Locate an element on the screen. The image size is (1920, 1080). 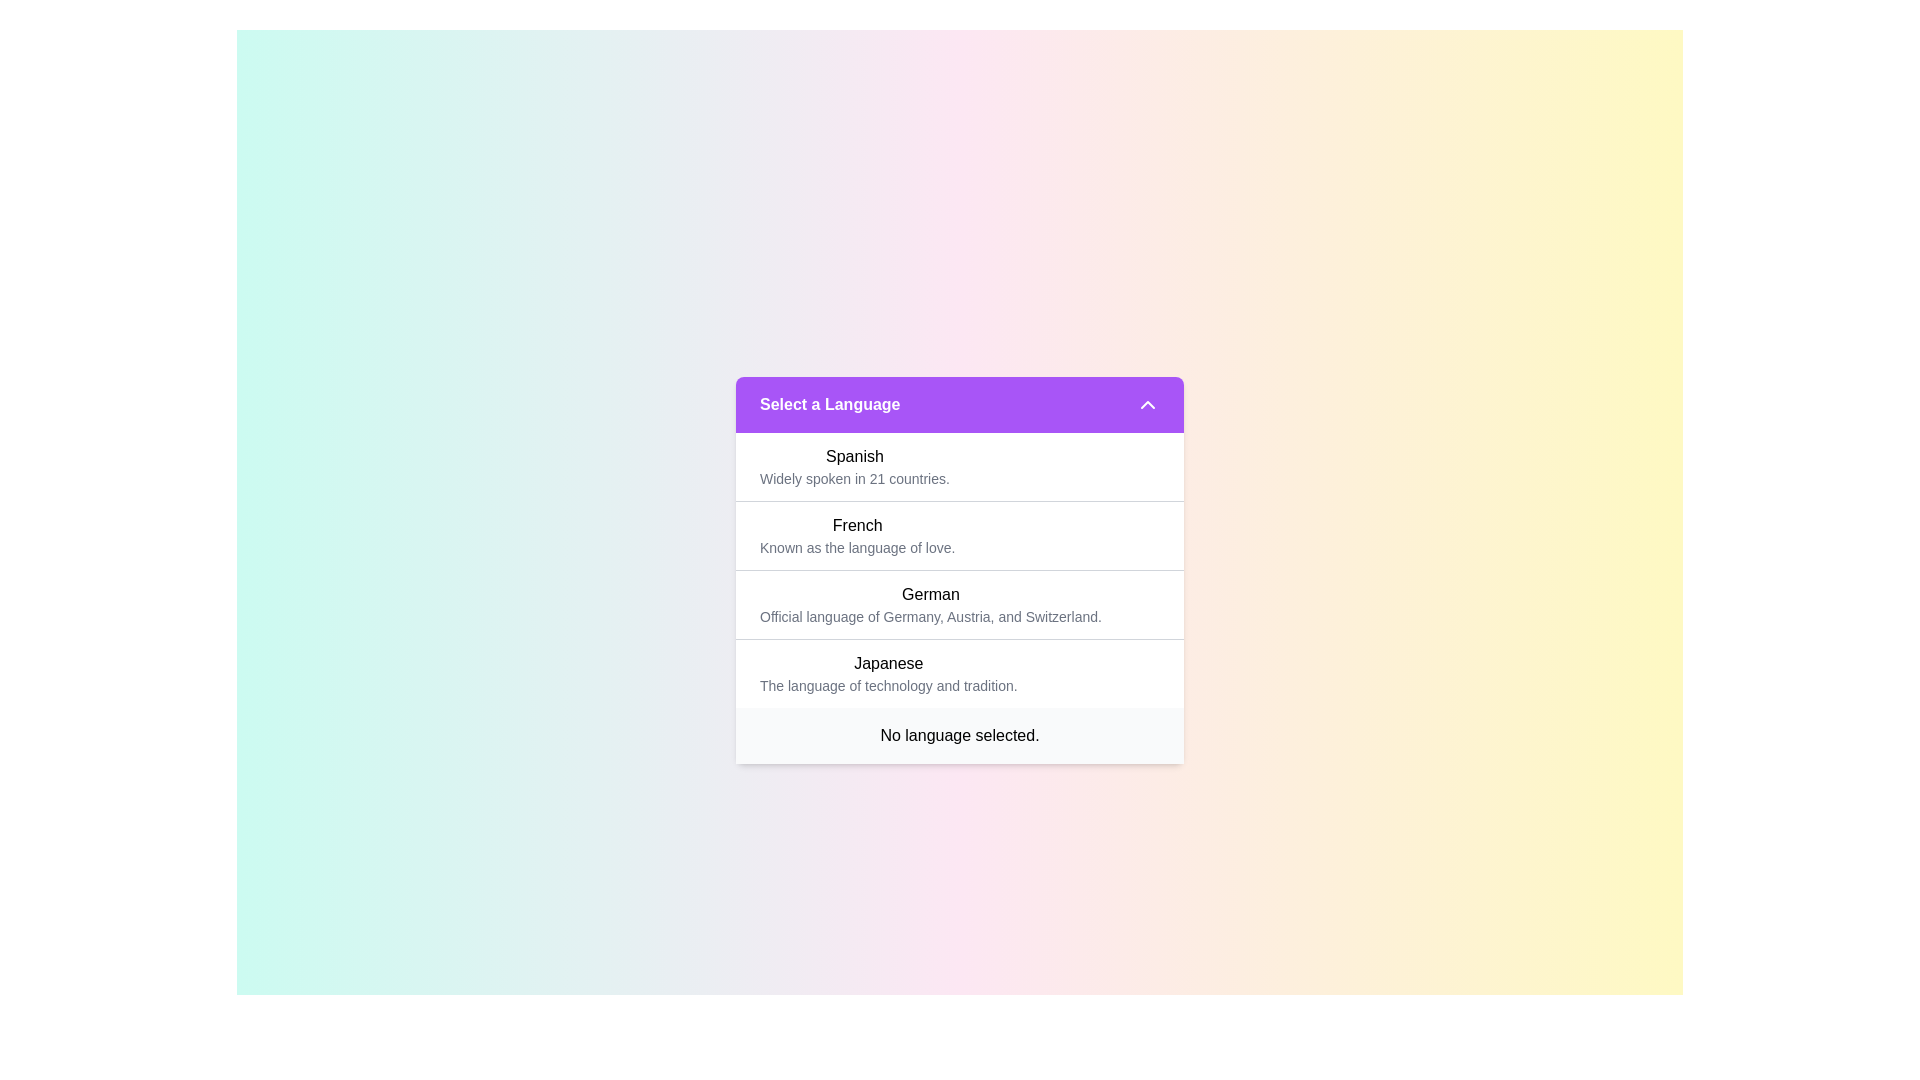
the fourth list item in the dropdown menu titled 'Select a Language' is located at coordinates (887, 673).